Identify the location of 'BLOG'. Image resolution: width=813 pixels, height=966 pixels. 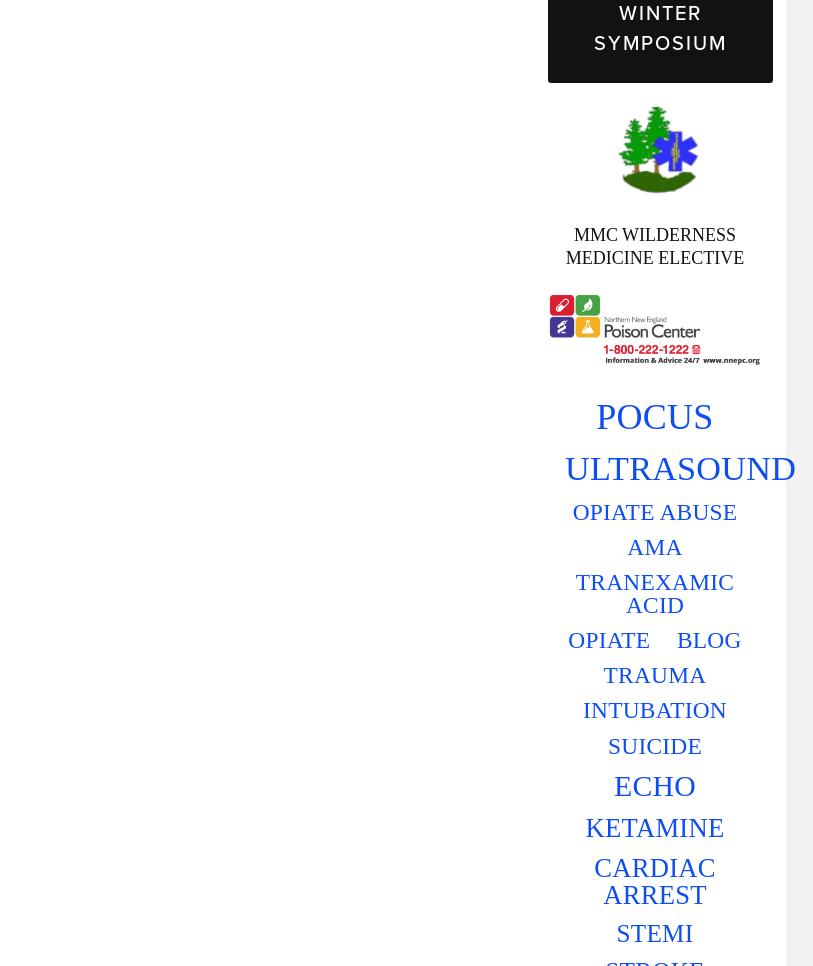
(709, 638).